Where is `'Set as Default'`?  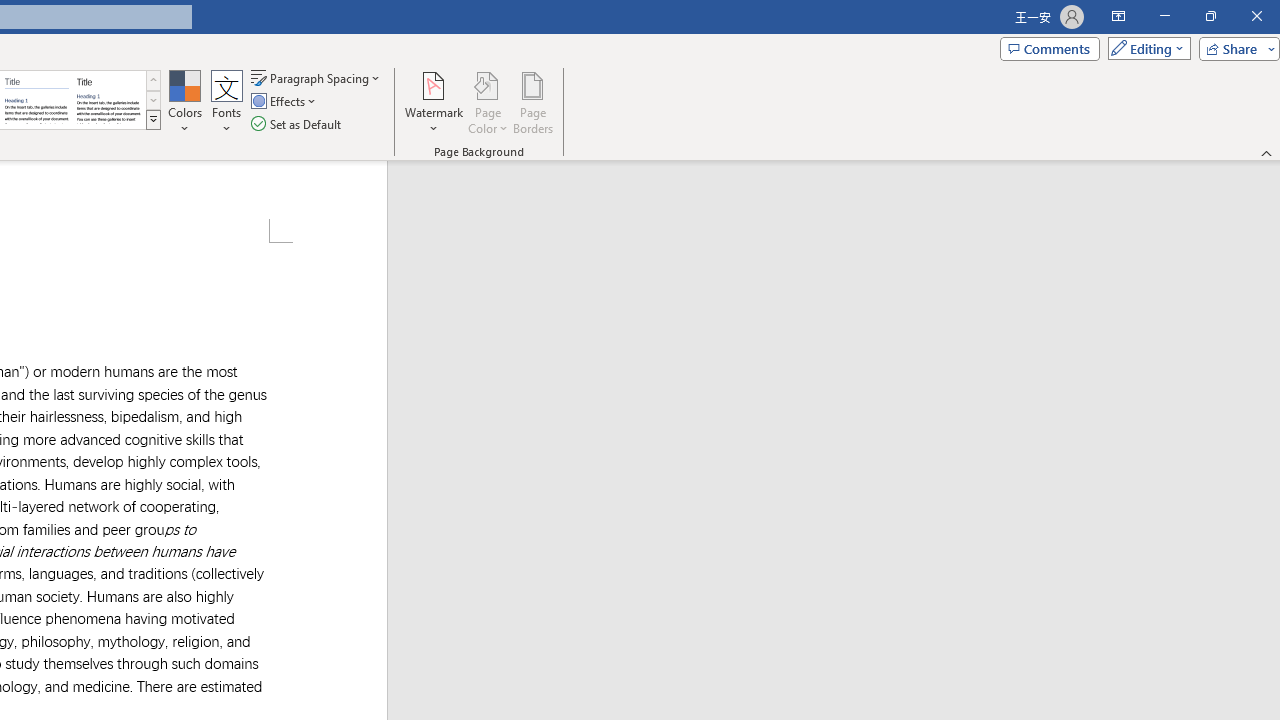 'Set as Default' is located at coordinates (297, 124).